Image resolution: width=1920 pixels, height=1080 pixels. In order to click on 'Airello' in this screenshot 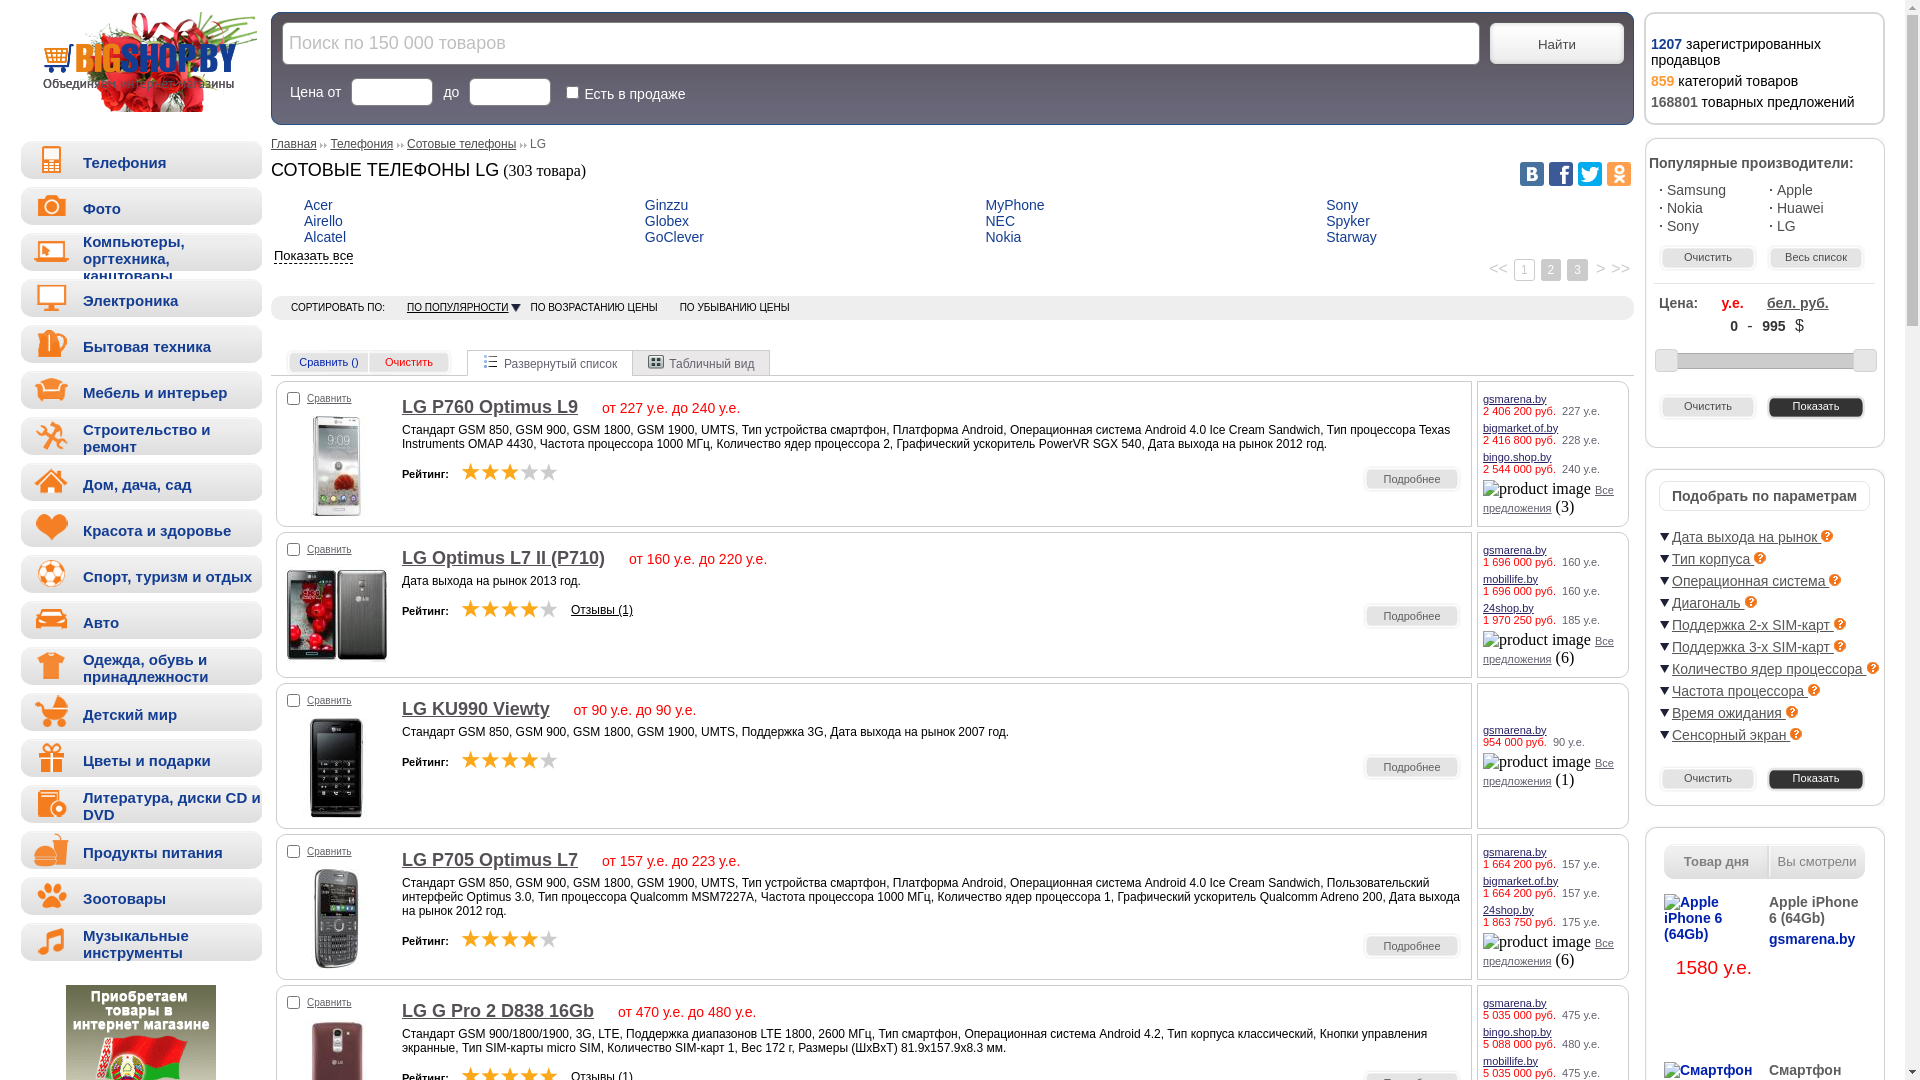, I will do `click(323, 220)`.